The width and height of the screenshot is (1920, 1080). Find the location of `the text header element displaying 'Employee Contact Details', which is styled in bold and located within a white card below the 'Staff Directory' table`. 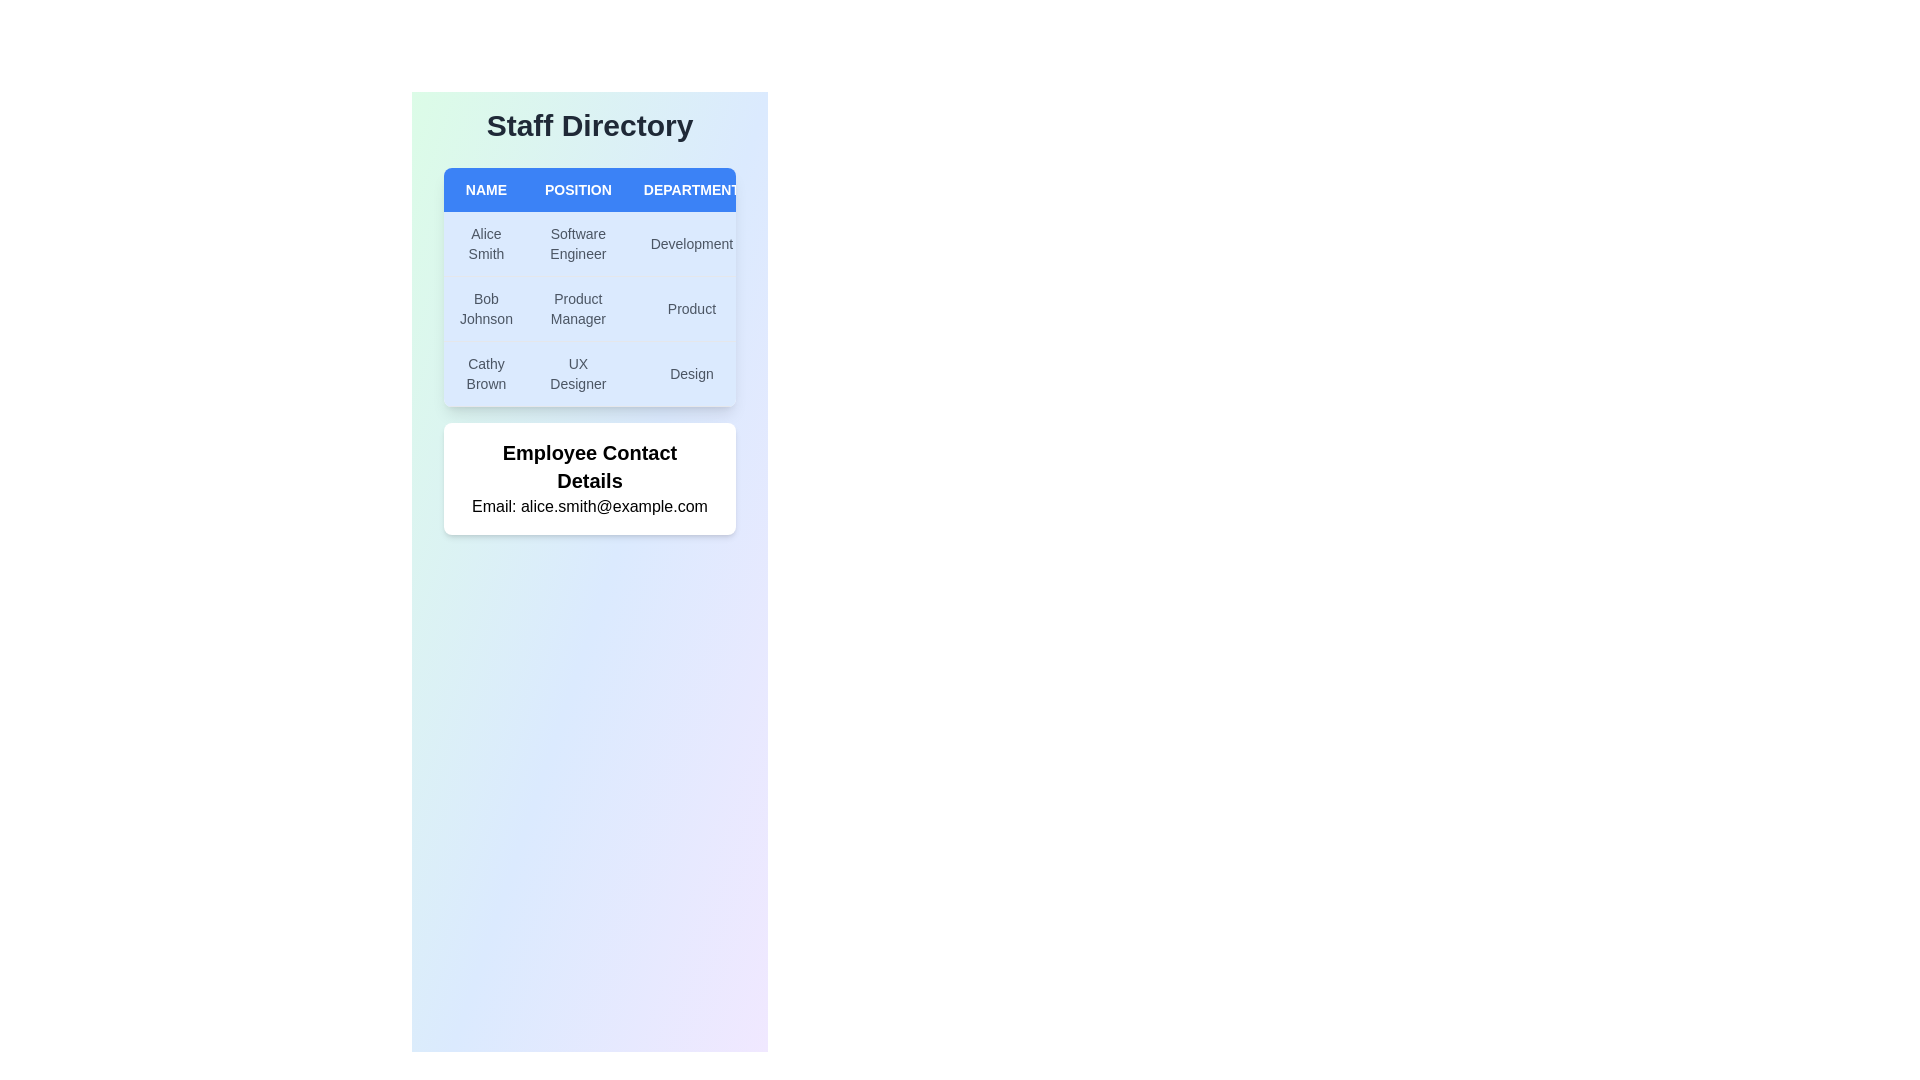

the text header element displaying 'Employee Contact Details', which is styled in bold and located within a white card below the 'Staff Directory' table is located at coordinates (589, 466).